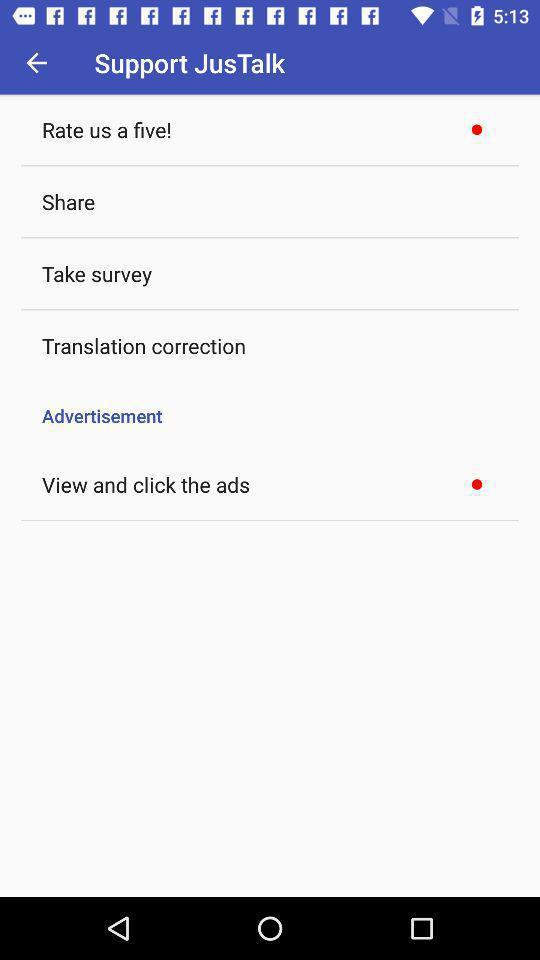 Image resolution: width=540 pixels, height=960 pixels. What do you see at coordinates (36, 62) in the screenshot?
I see `item to the left of support justalk` at bounding box center [36, 62].